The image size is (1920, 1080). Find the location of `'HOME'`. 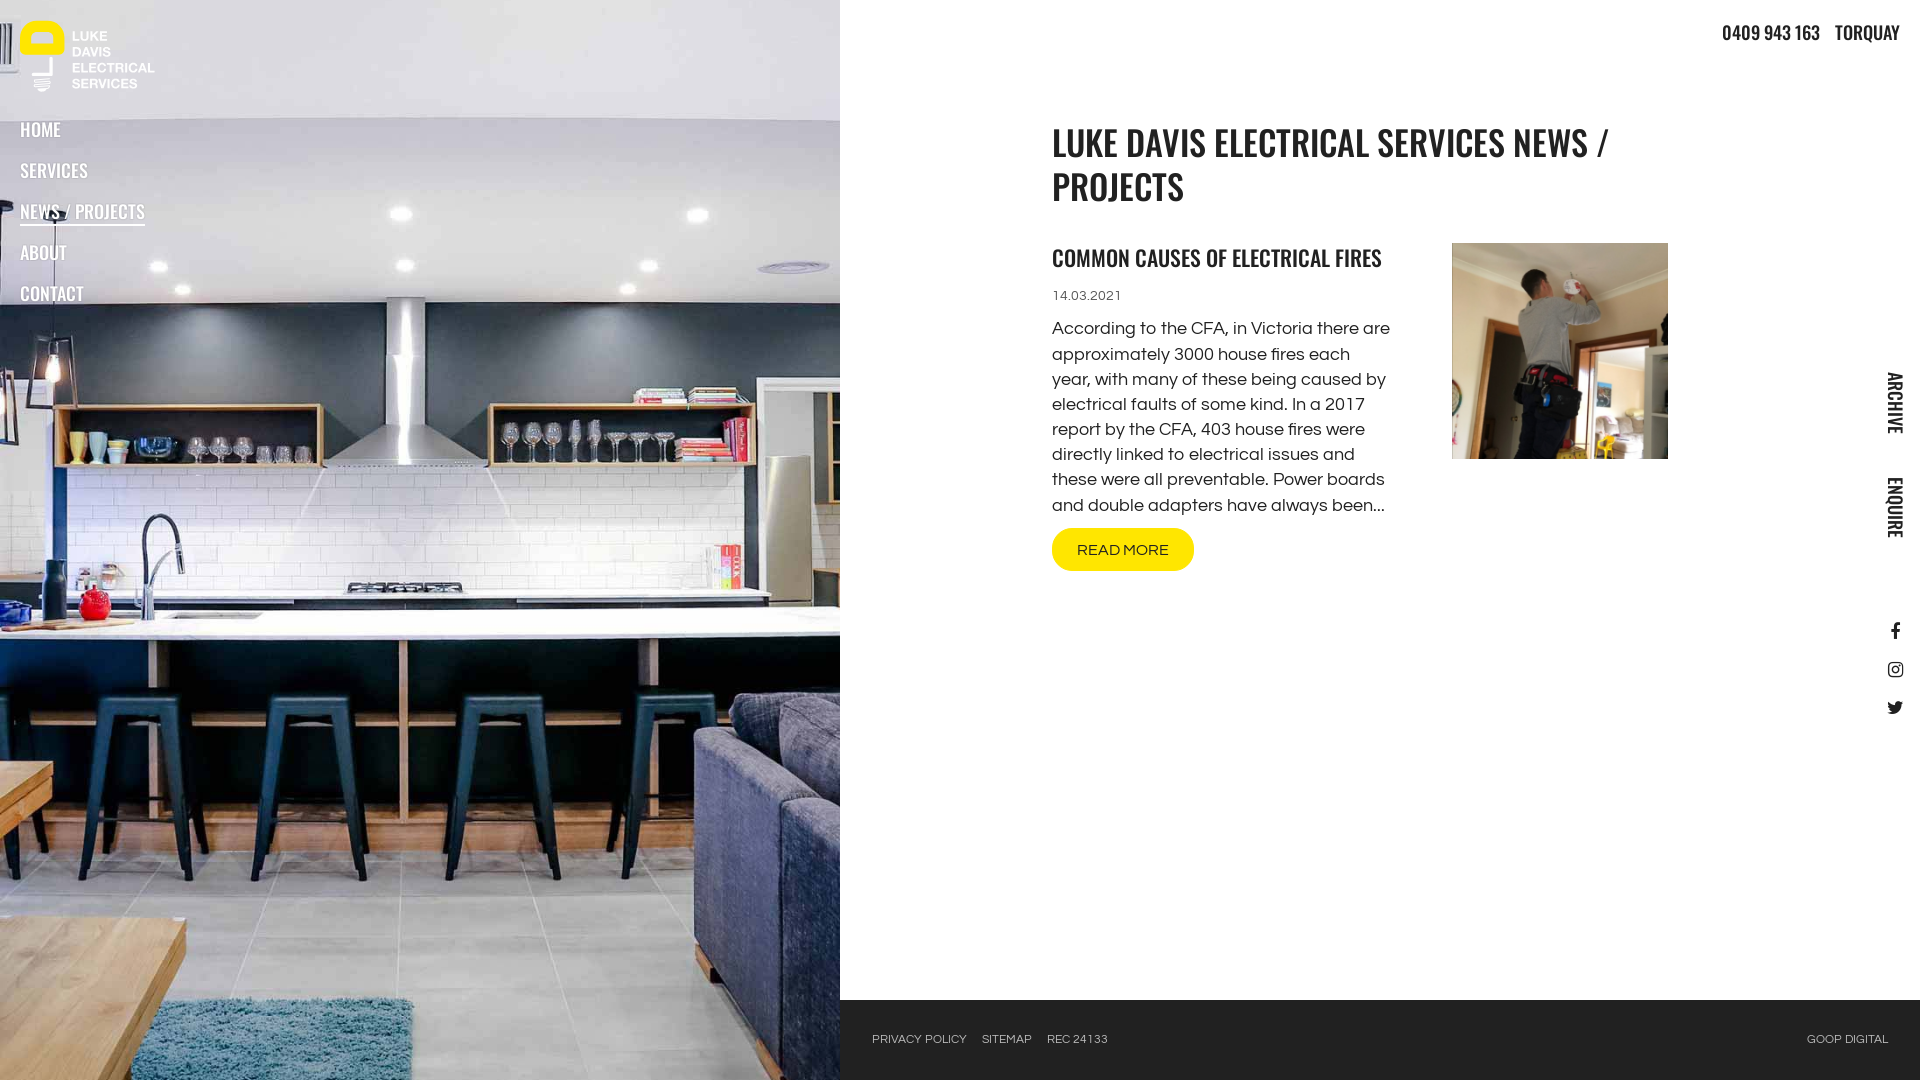

'HOME' is located at coordinates (40, 130).